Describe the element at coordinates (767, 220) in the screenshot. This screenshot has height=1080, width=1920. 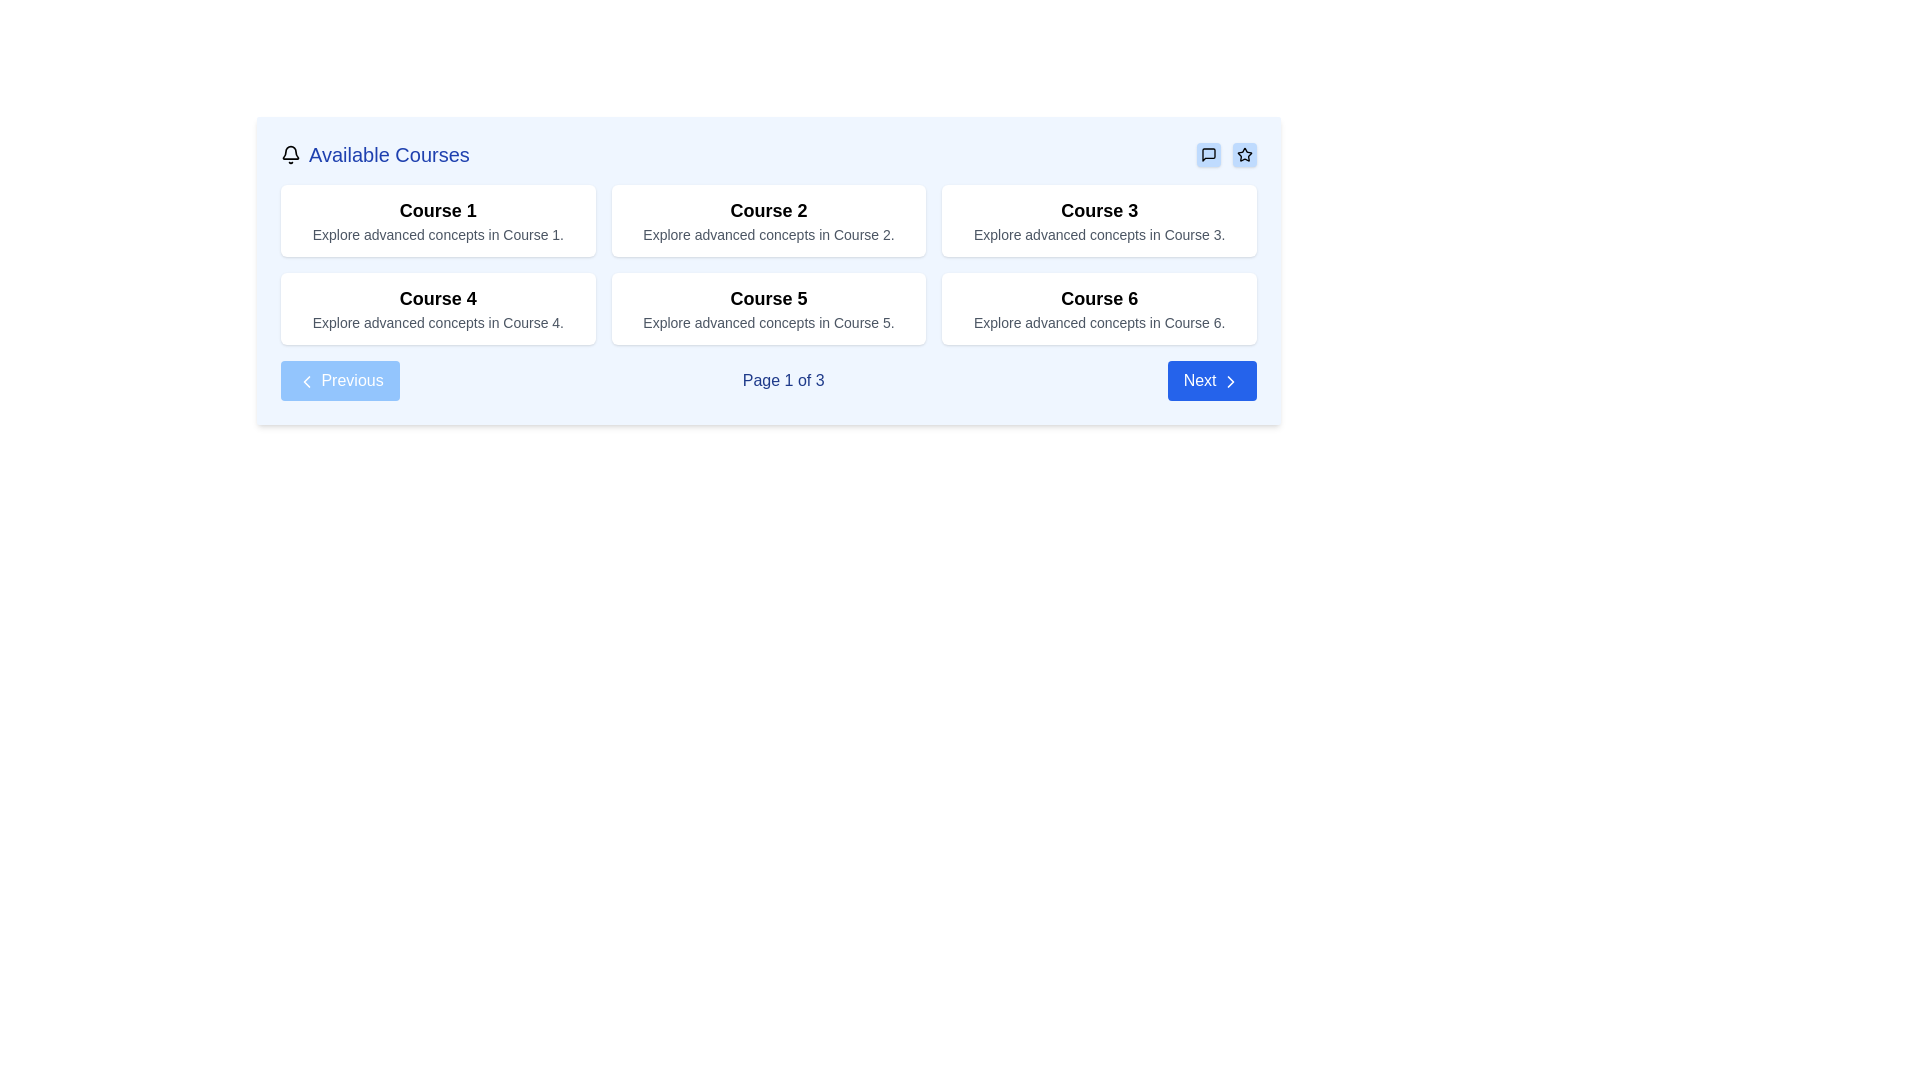
I see `the static visual representation of the course titled 'Course 2' which is the second card in a grid layout of courses` at that location.